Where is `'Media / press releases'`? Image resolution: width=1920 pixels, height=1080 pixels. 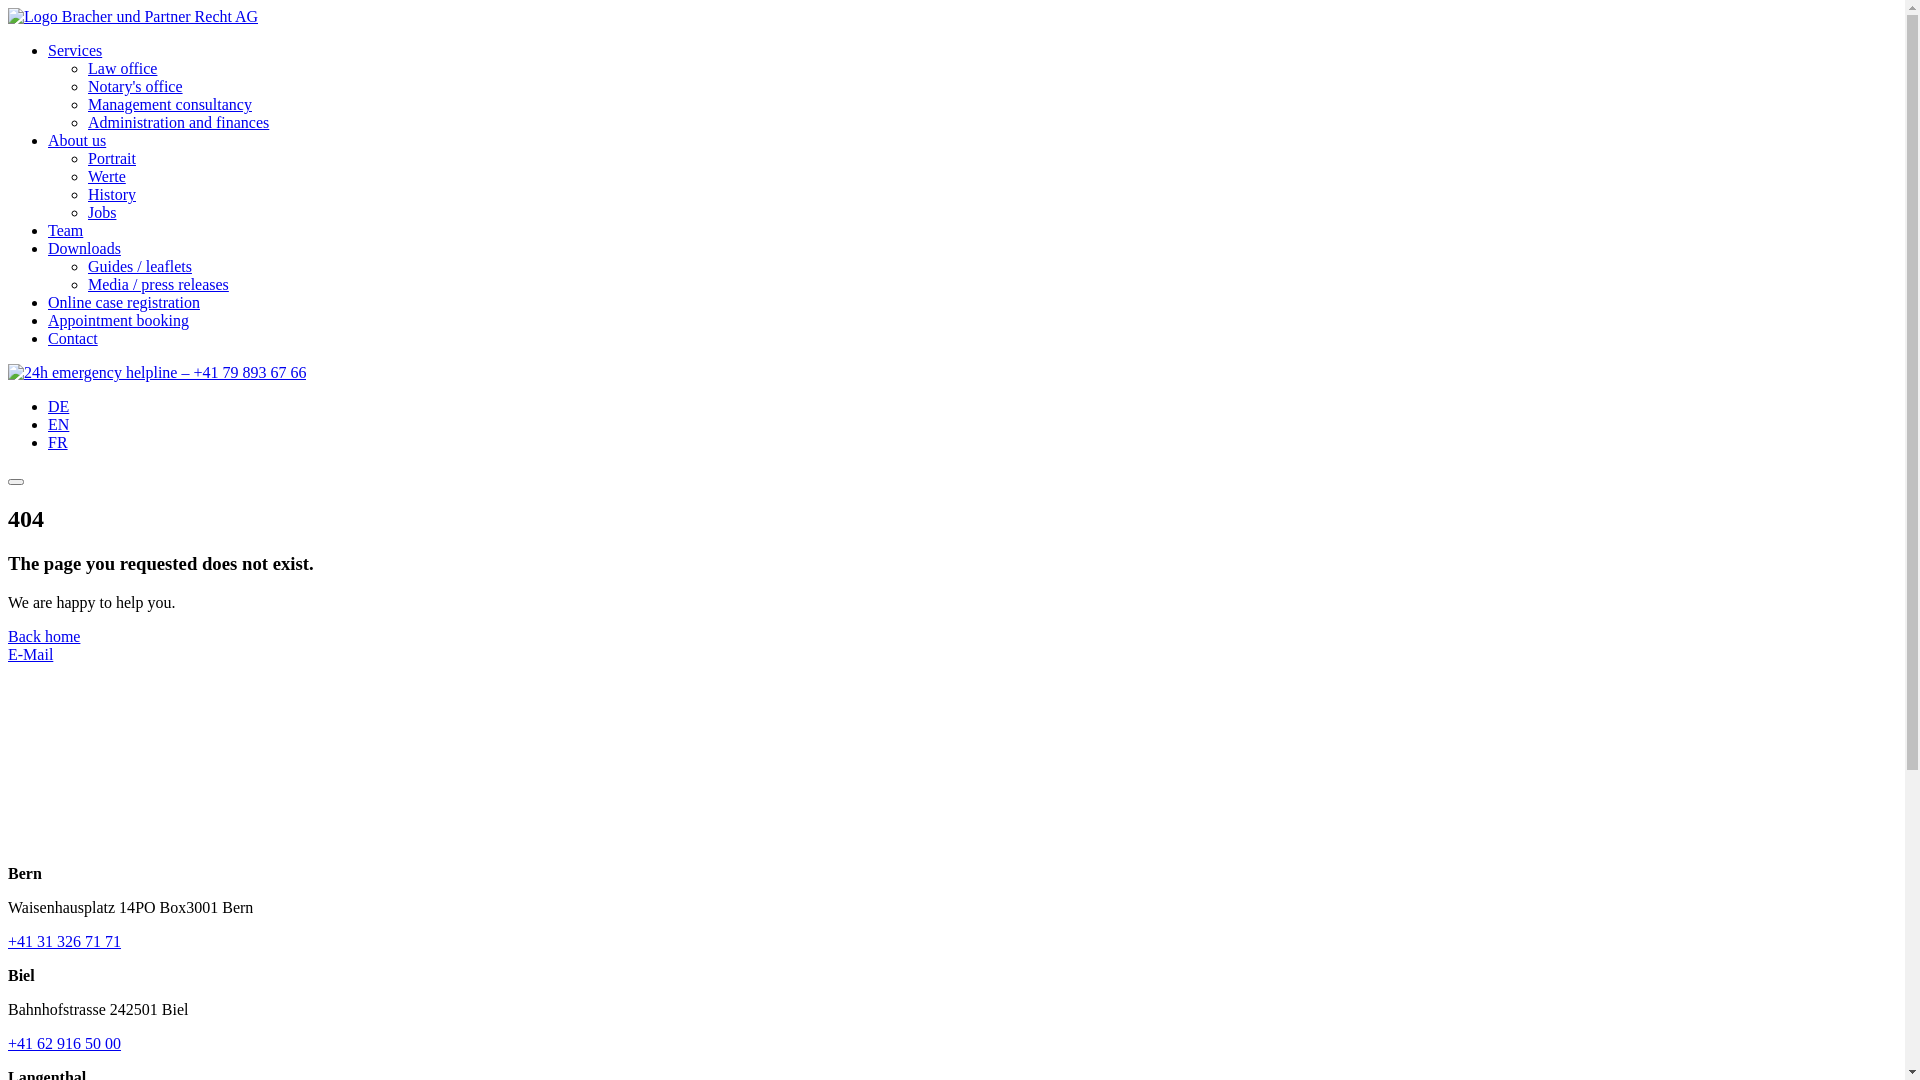
'Media / press releases' is located at coordinates (86, 284).